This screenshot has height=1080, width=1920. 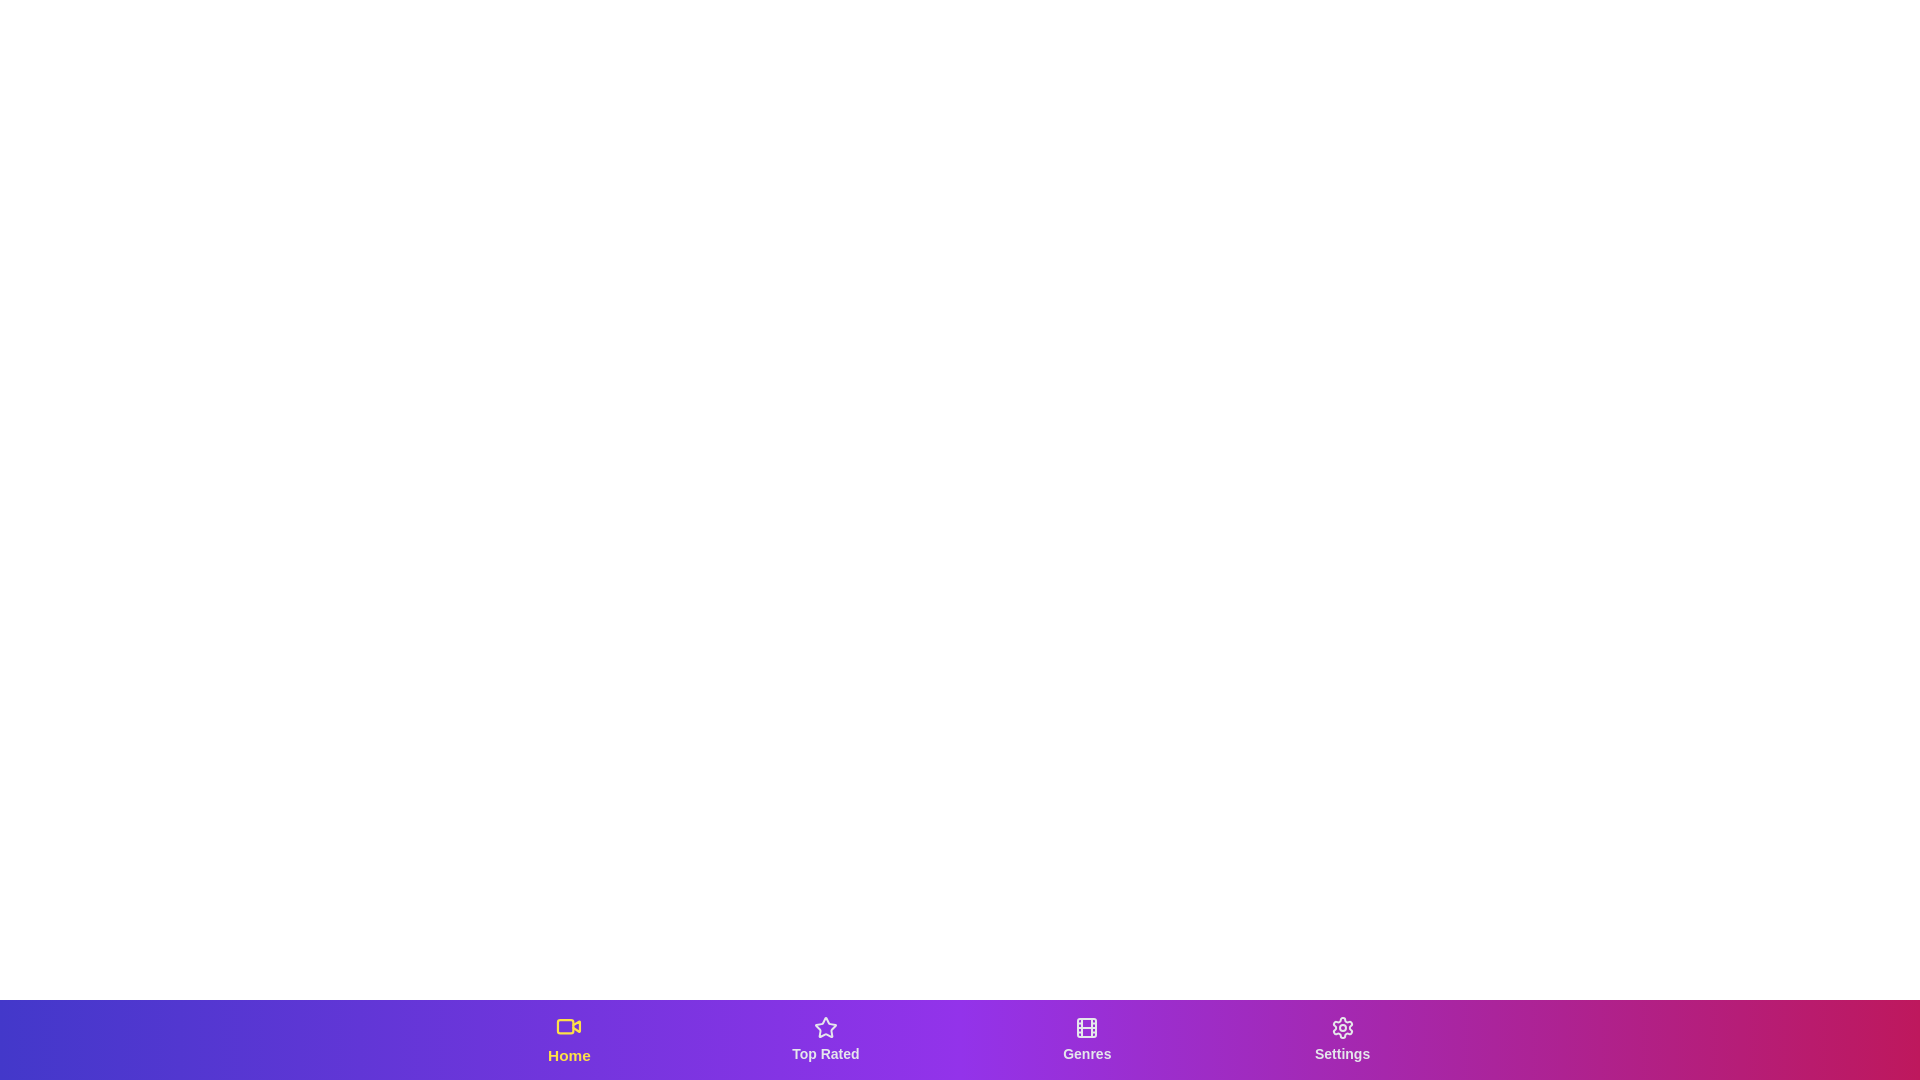 What do you see at coordinates (1085, 1039) in the screenshot?
I see `the Genres tab from the navigation bar` at bounding box center [1085, 1039].